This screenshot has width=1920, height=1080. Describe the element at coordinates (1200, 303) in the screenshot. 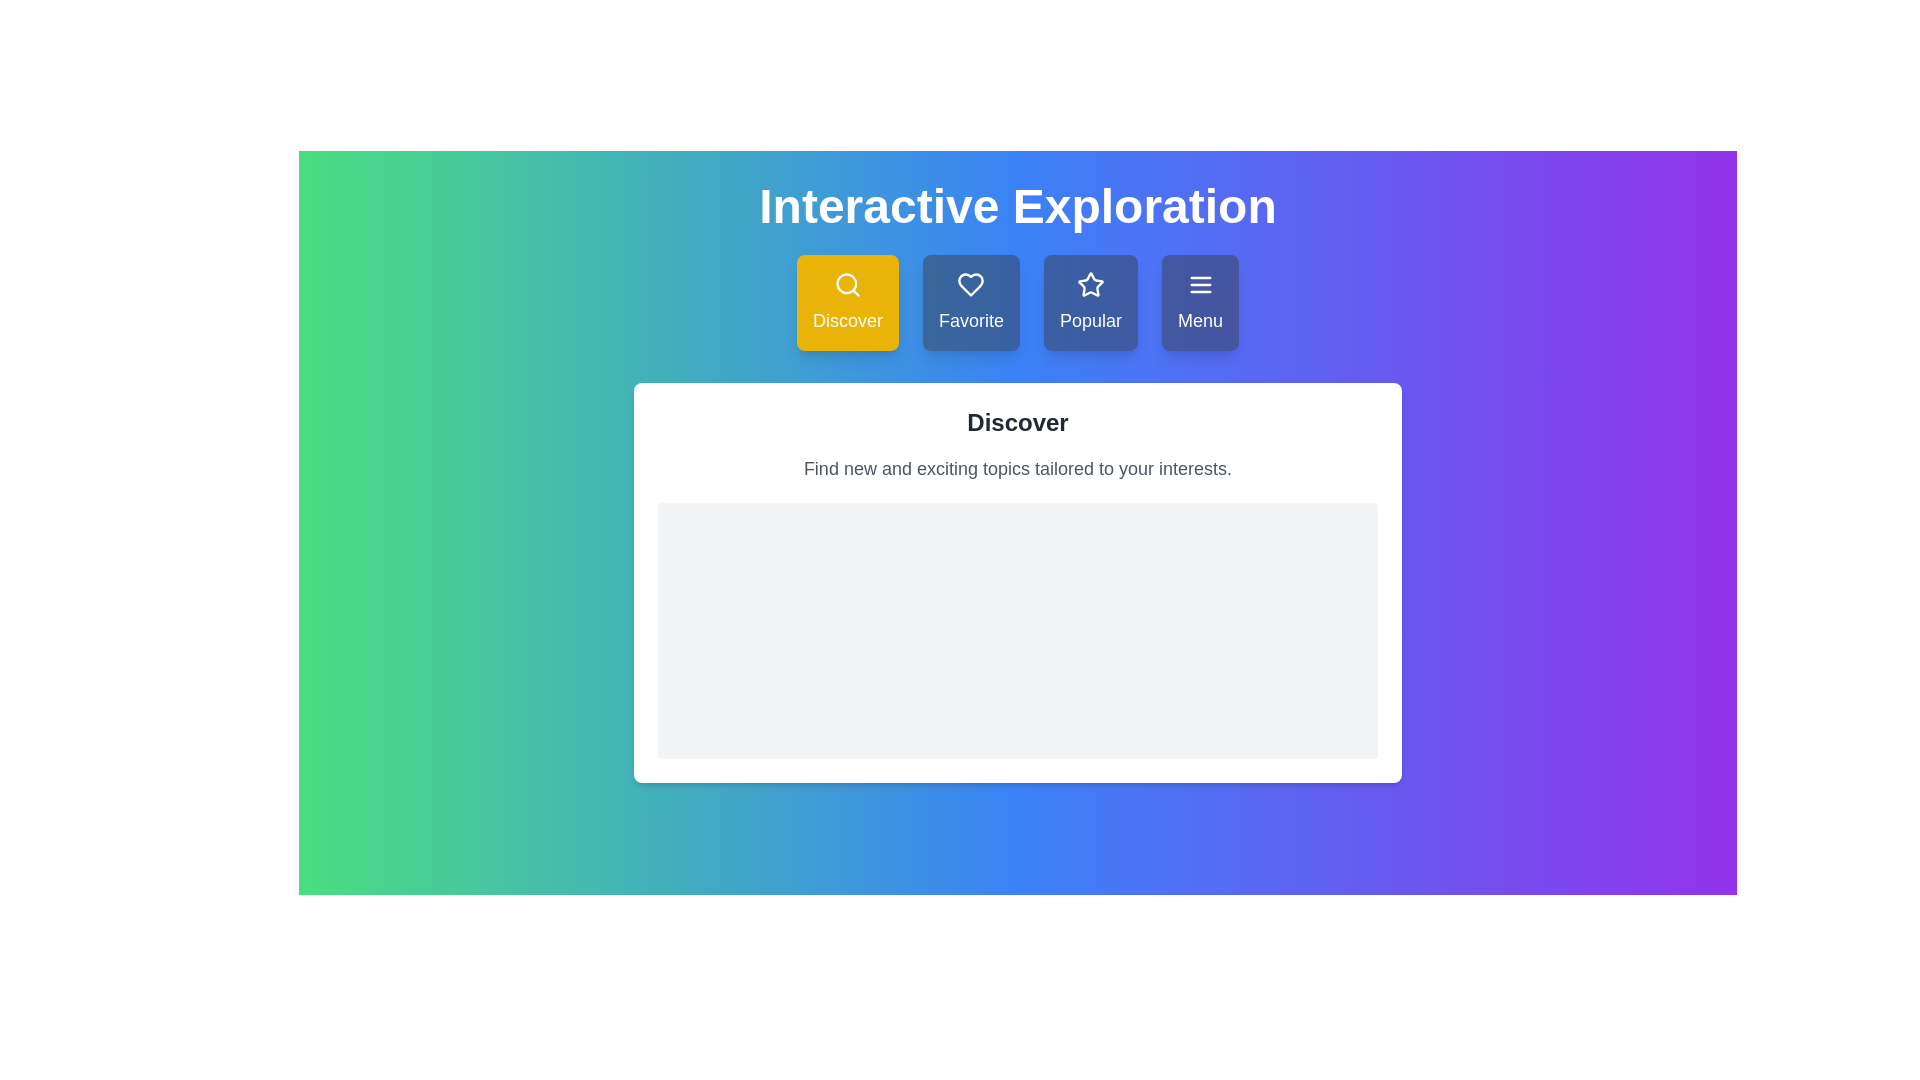

I see `the tab labeled Menu` at that location.